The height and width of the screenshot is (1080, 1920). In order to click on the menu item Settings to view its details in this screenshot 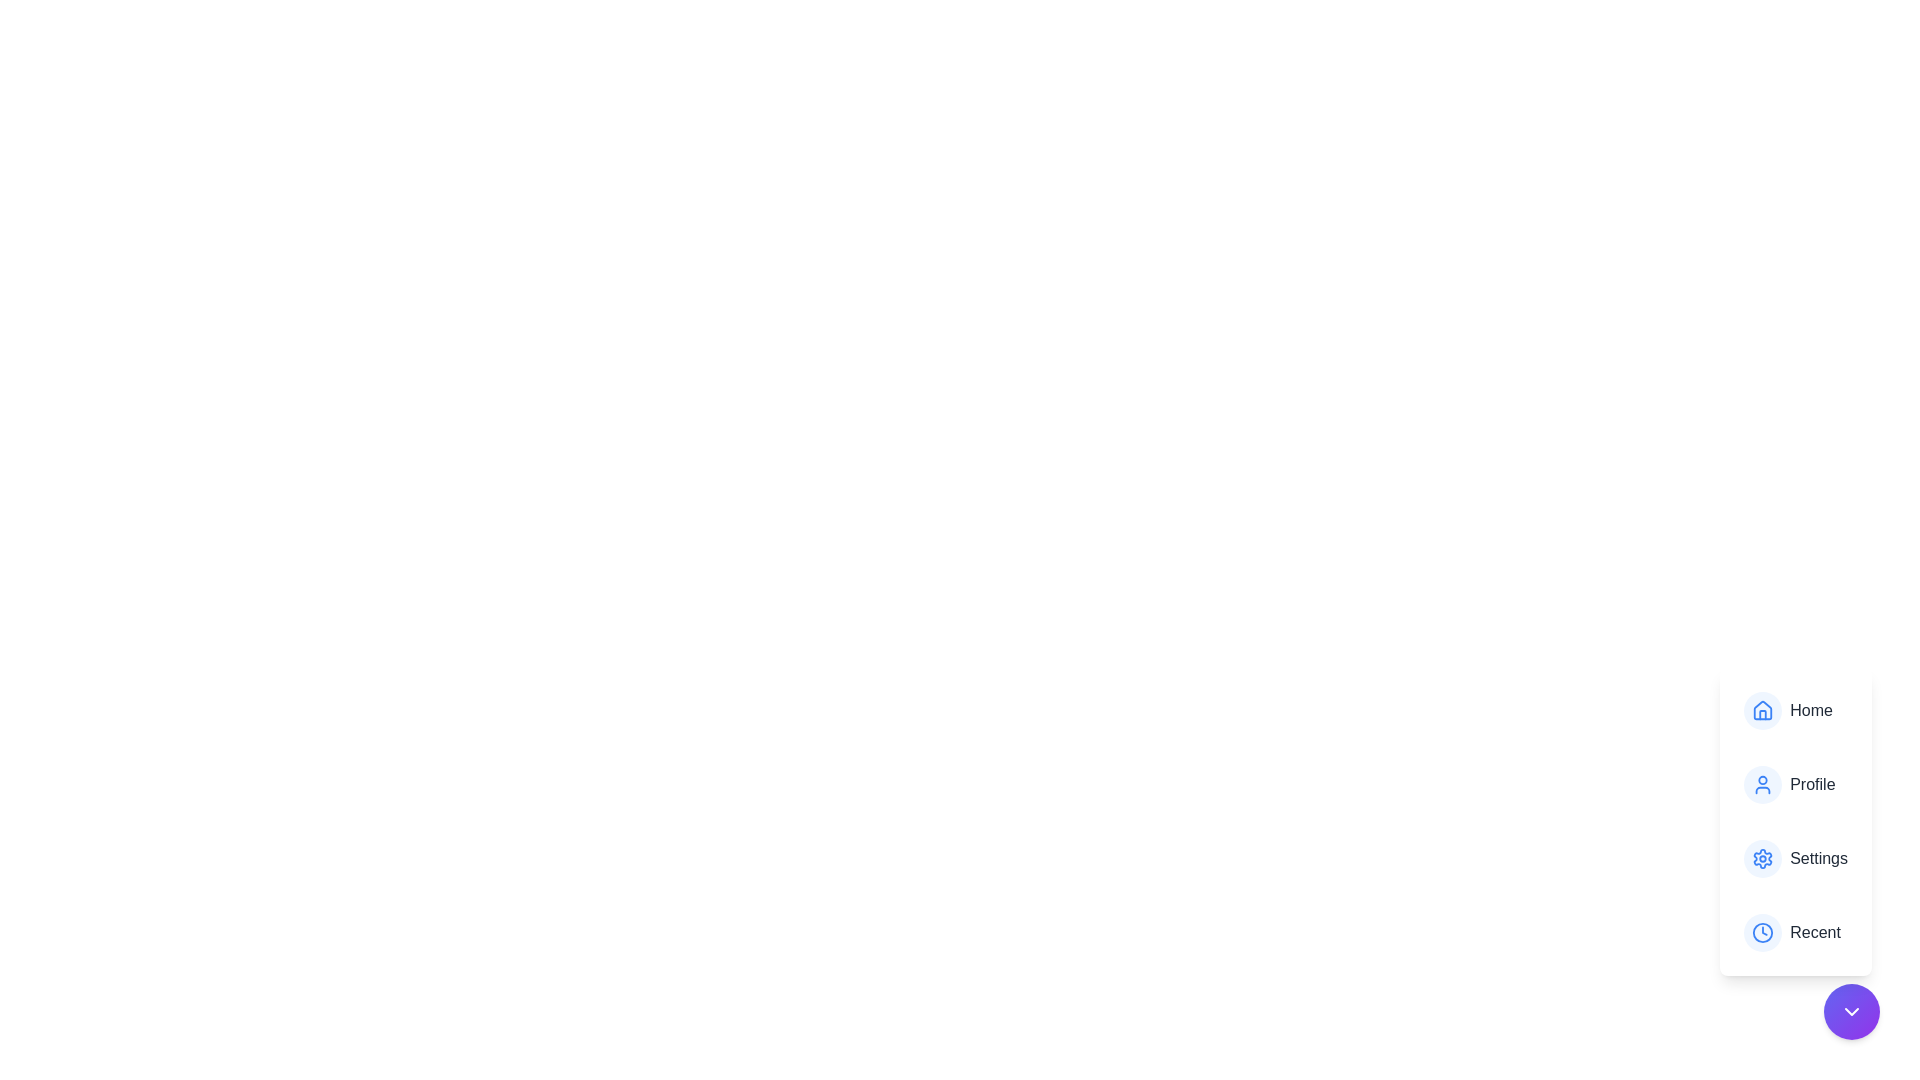, I will do `click(1795, 858)`.